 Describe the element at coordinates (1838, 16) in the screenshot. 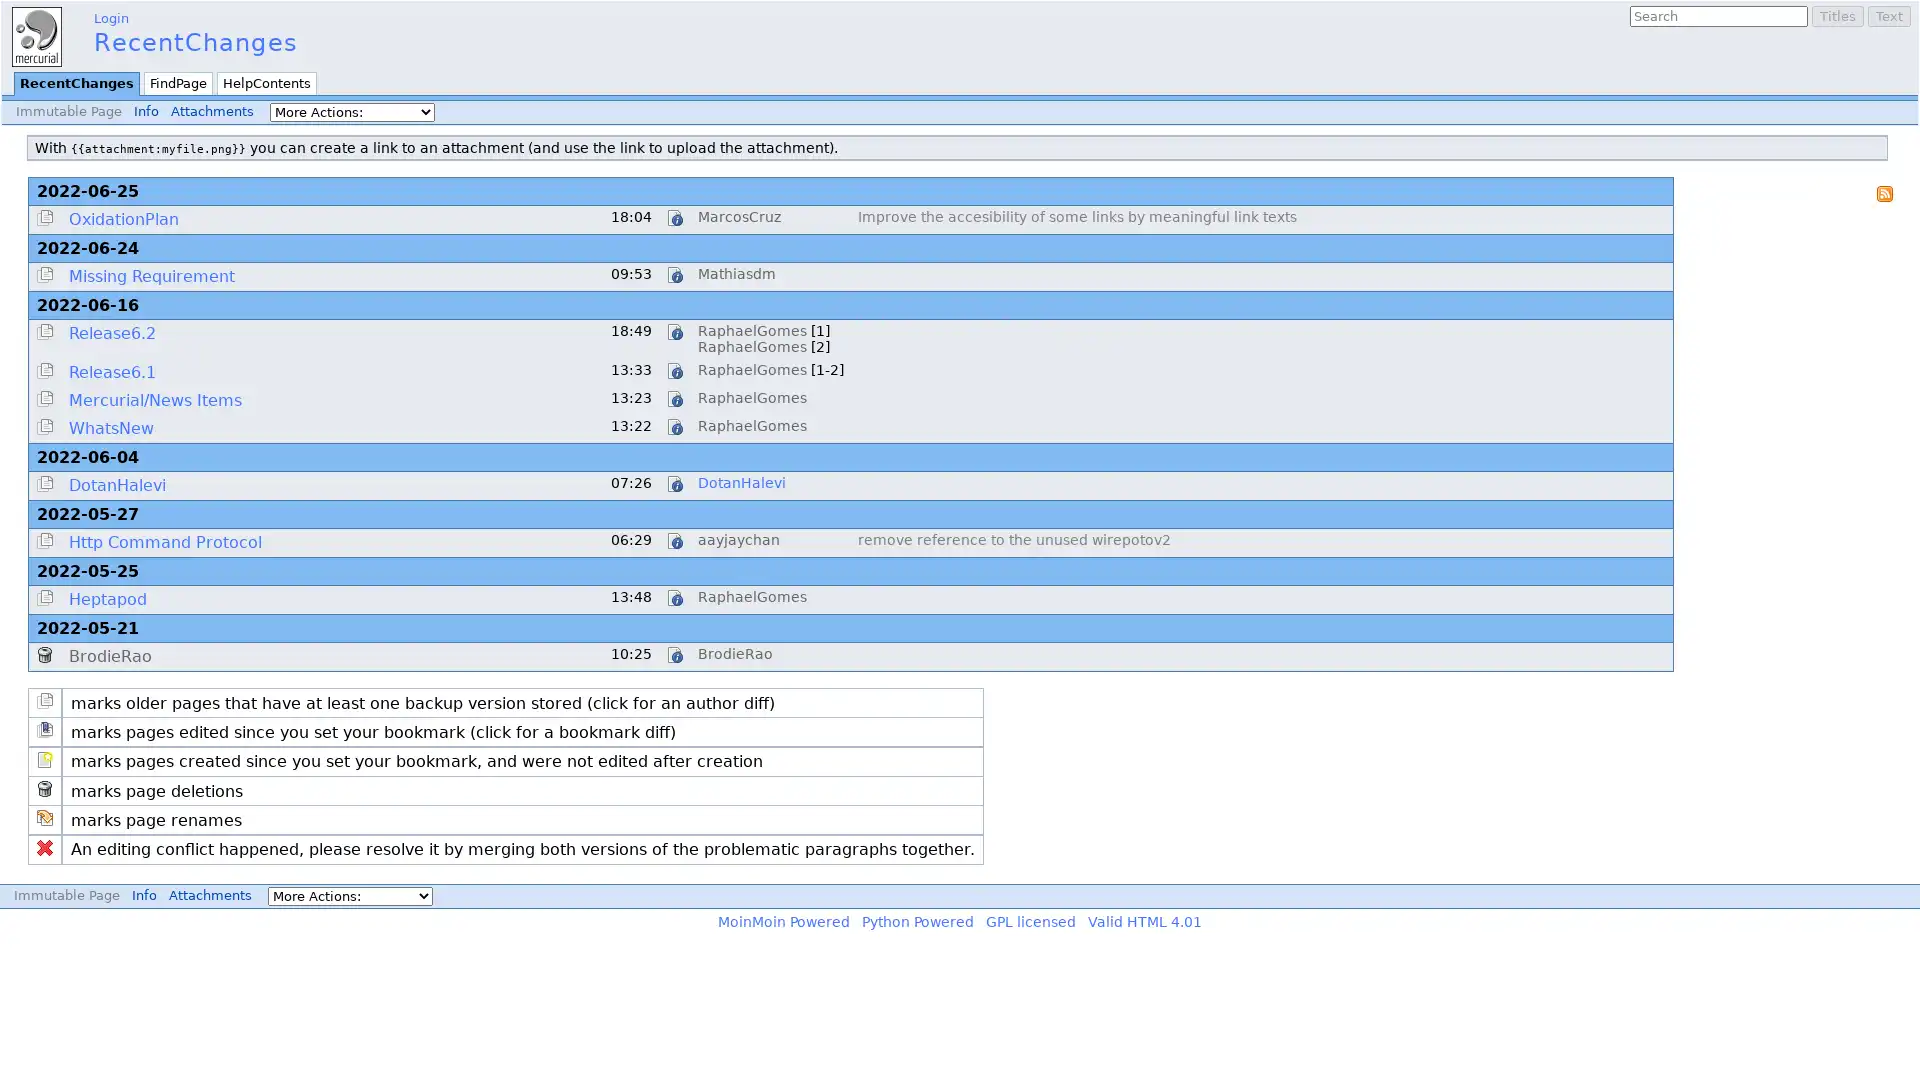

I see `Titles` at that location.